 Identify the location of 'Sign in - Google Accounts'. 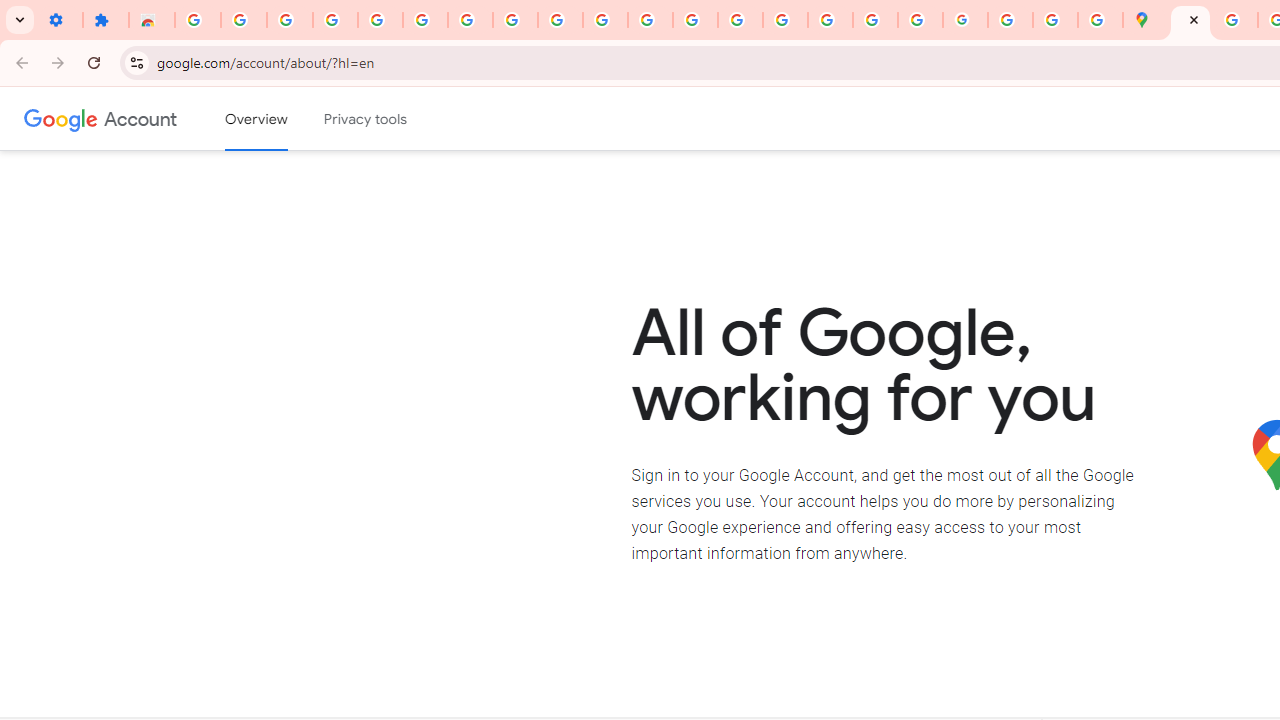
(198, 20).